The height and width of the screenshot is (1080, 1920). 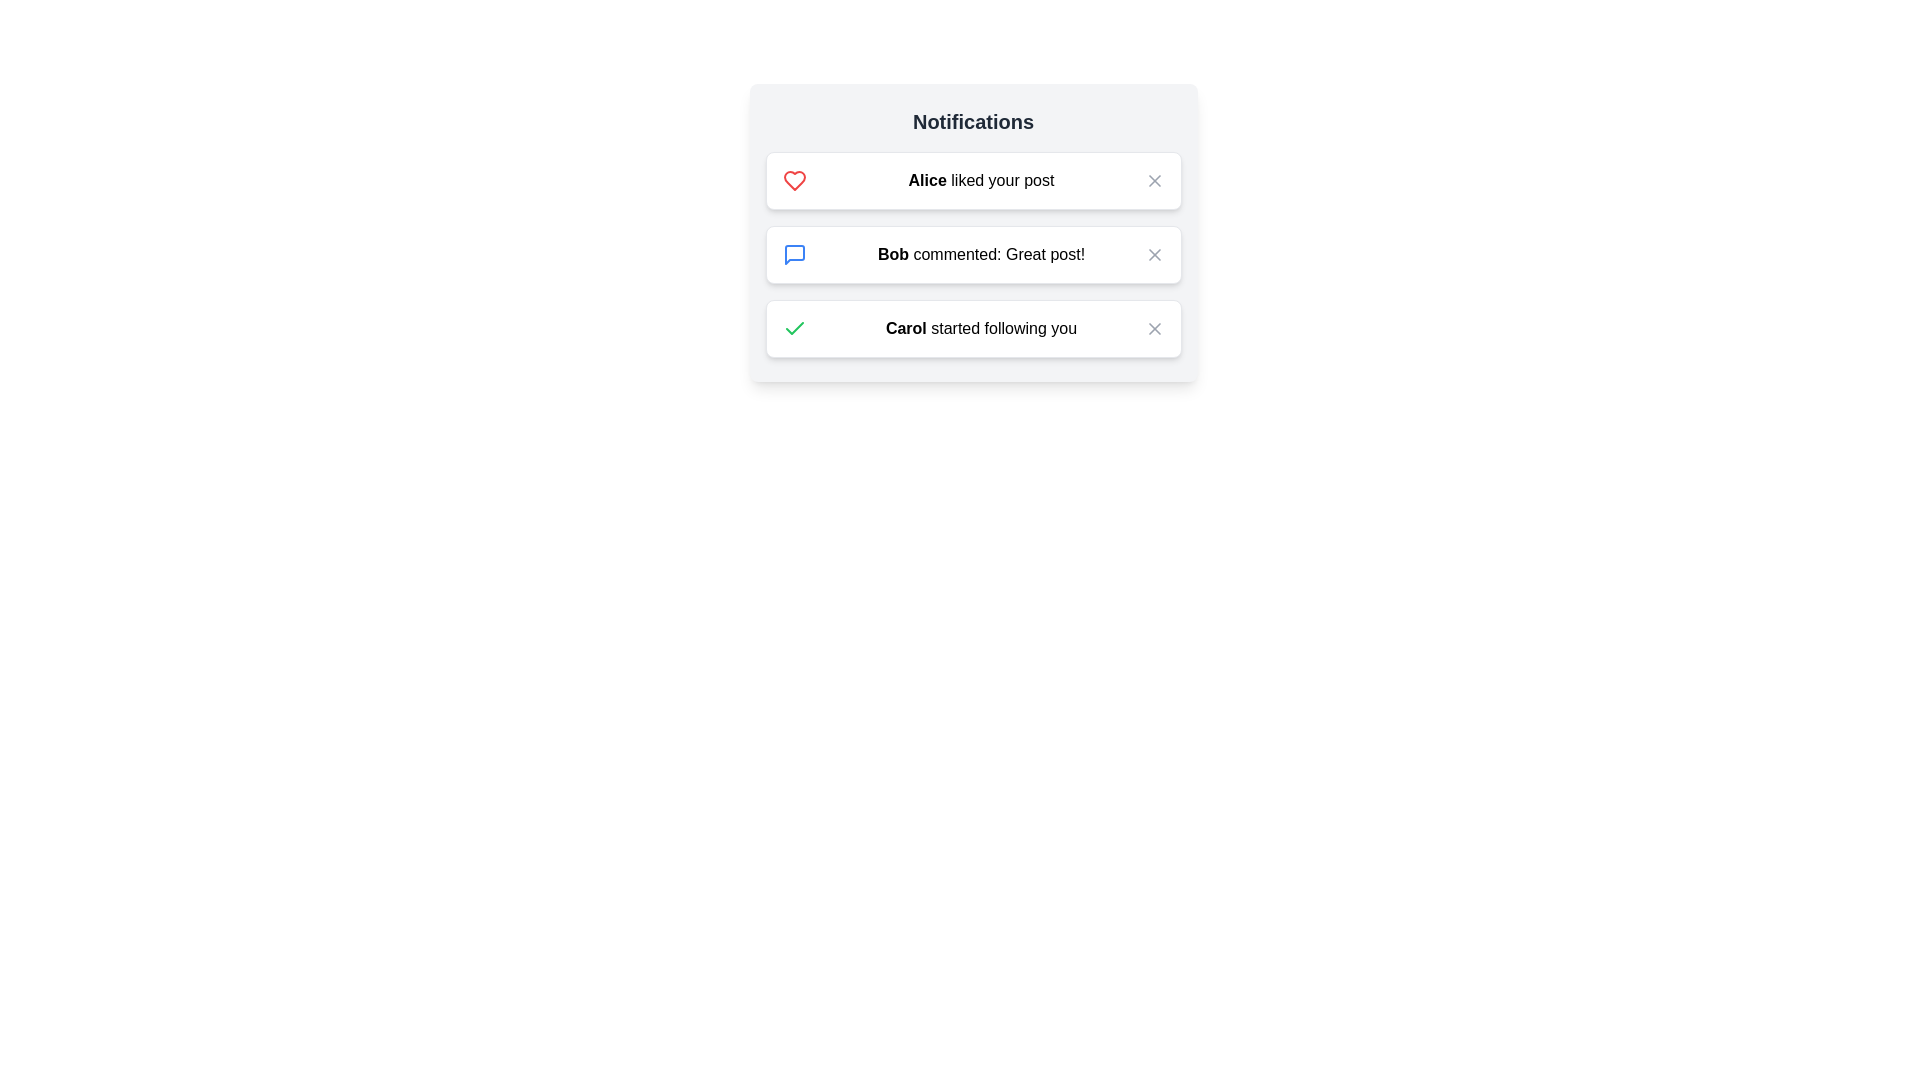 I want to click on the green checkmark icon indicating 'Carol started following you' in the notification row, so click(x=793, y=327).